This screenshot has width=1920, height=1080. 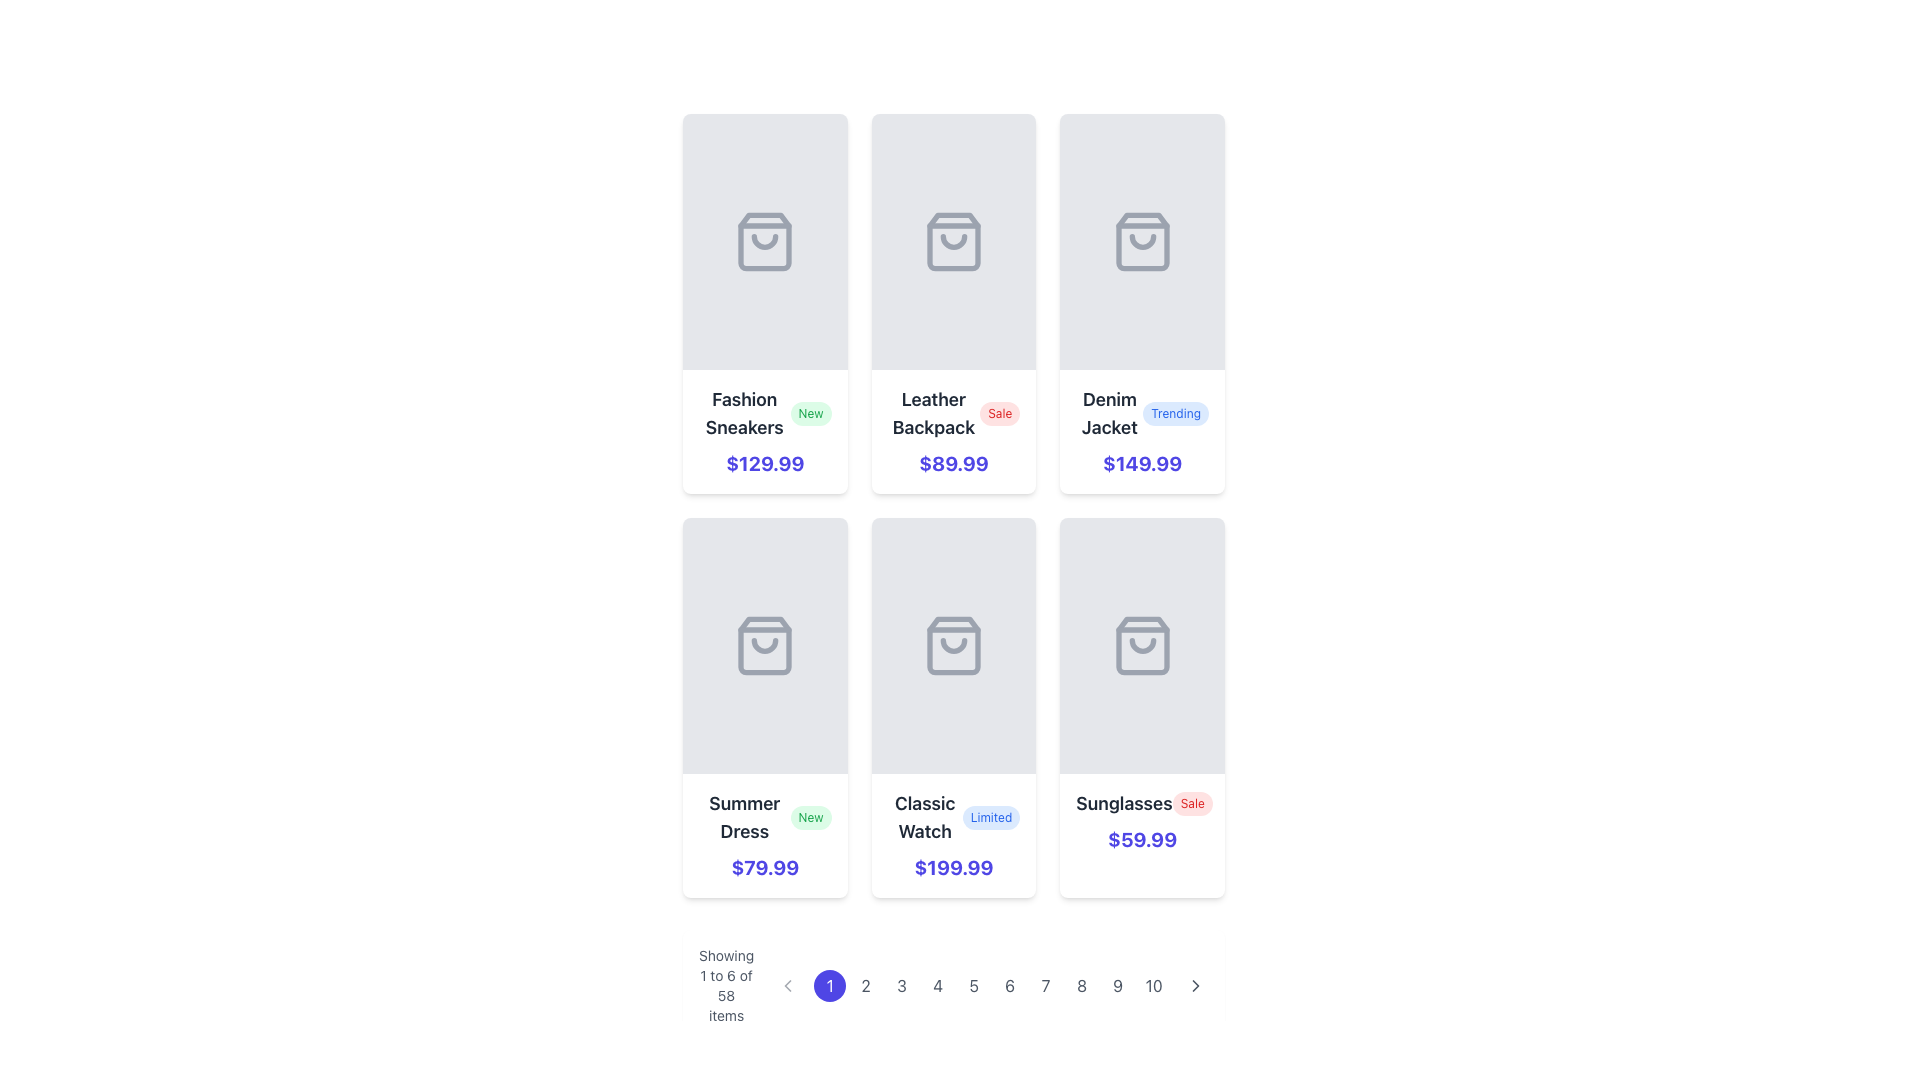 I want to click on the 'Summer Dress' product card located in the second row, first column of the grid layout, so click(x=764, y=707).